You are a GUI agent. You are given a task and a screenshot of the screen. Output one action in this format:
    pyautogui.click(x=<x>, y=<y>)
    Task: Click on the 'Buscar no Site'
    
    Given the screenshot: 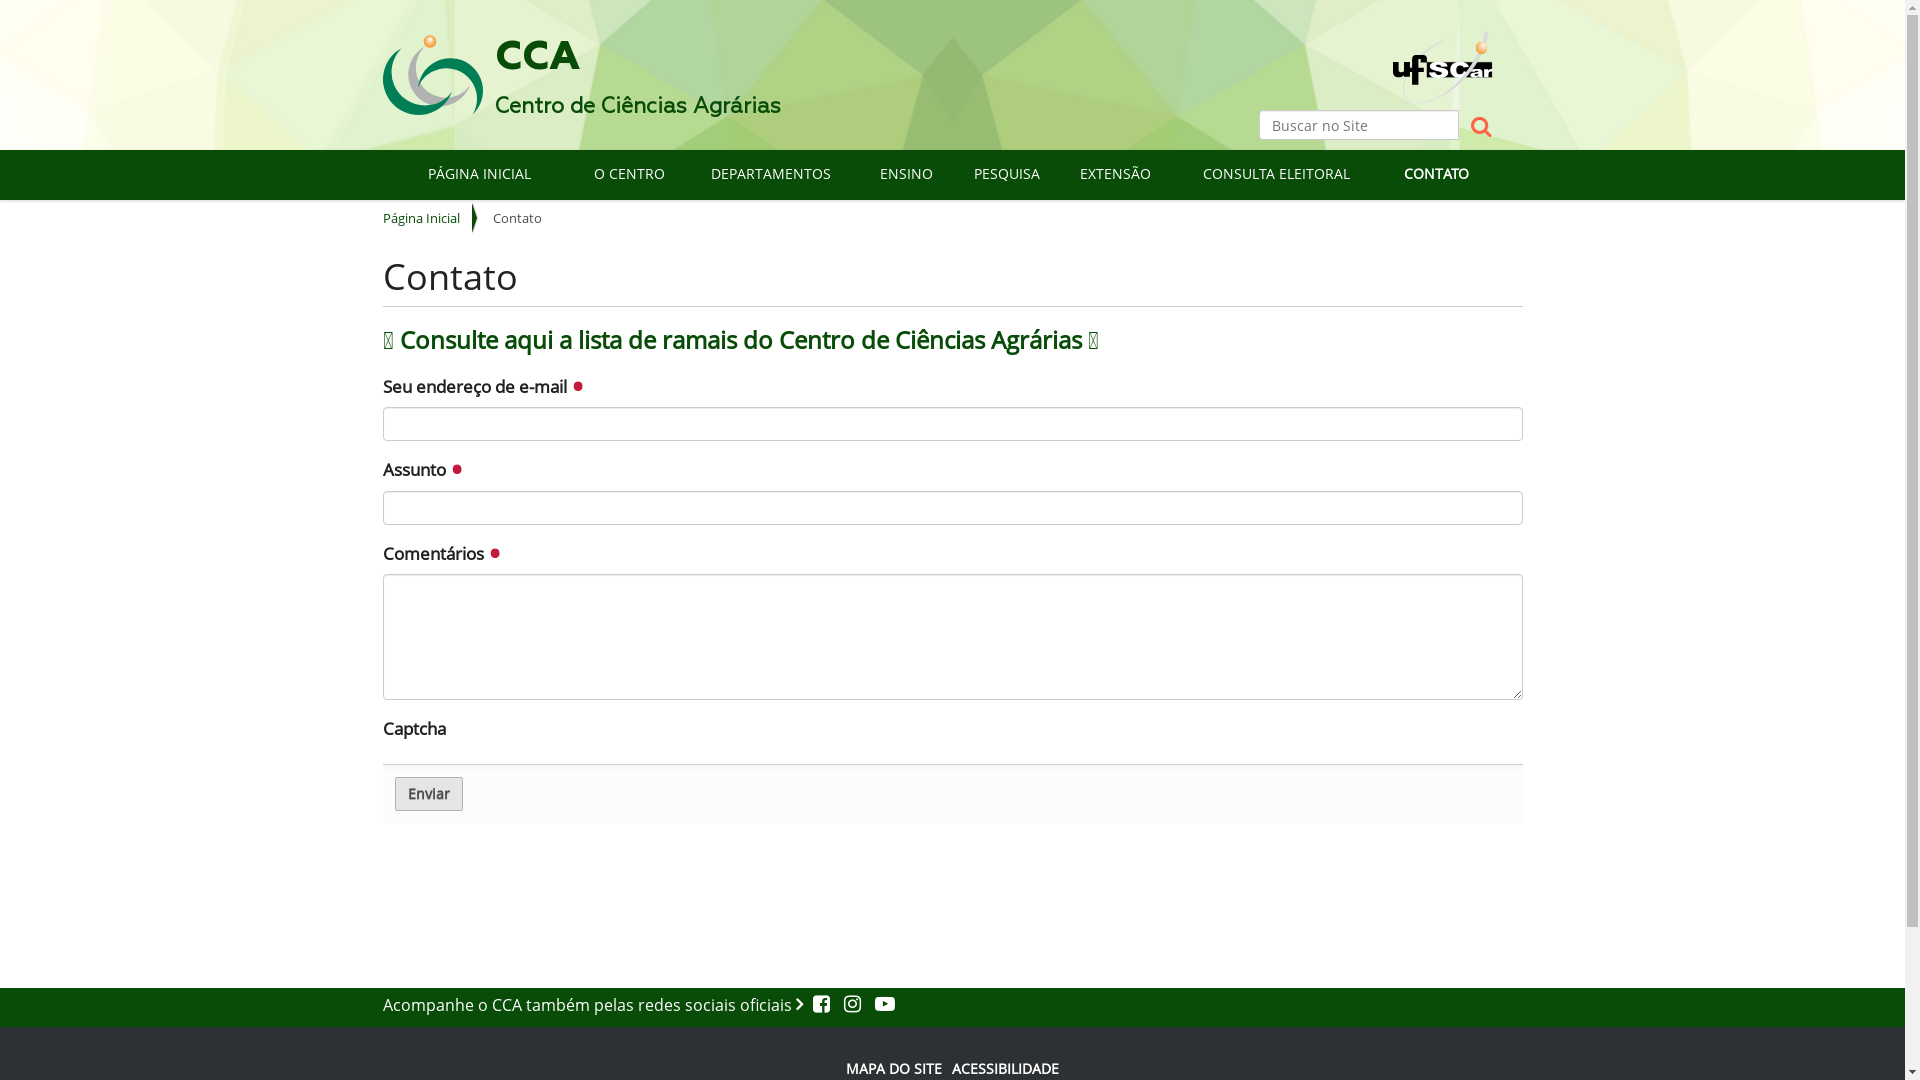 What is the action you would take?
    pyautogui.click(x=1358, y=124)
    